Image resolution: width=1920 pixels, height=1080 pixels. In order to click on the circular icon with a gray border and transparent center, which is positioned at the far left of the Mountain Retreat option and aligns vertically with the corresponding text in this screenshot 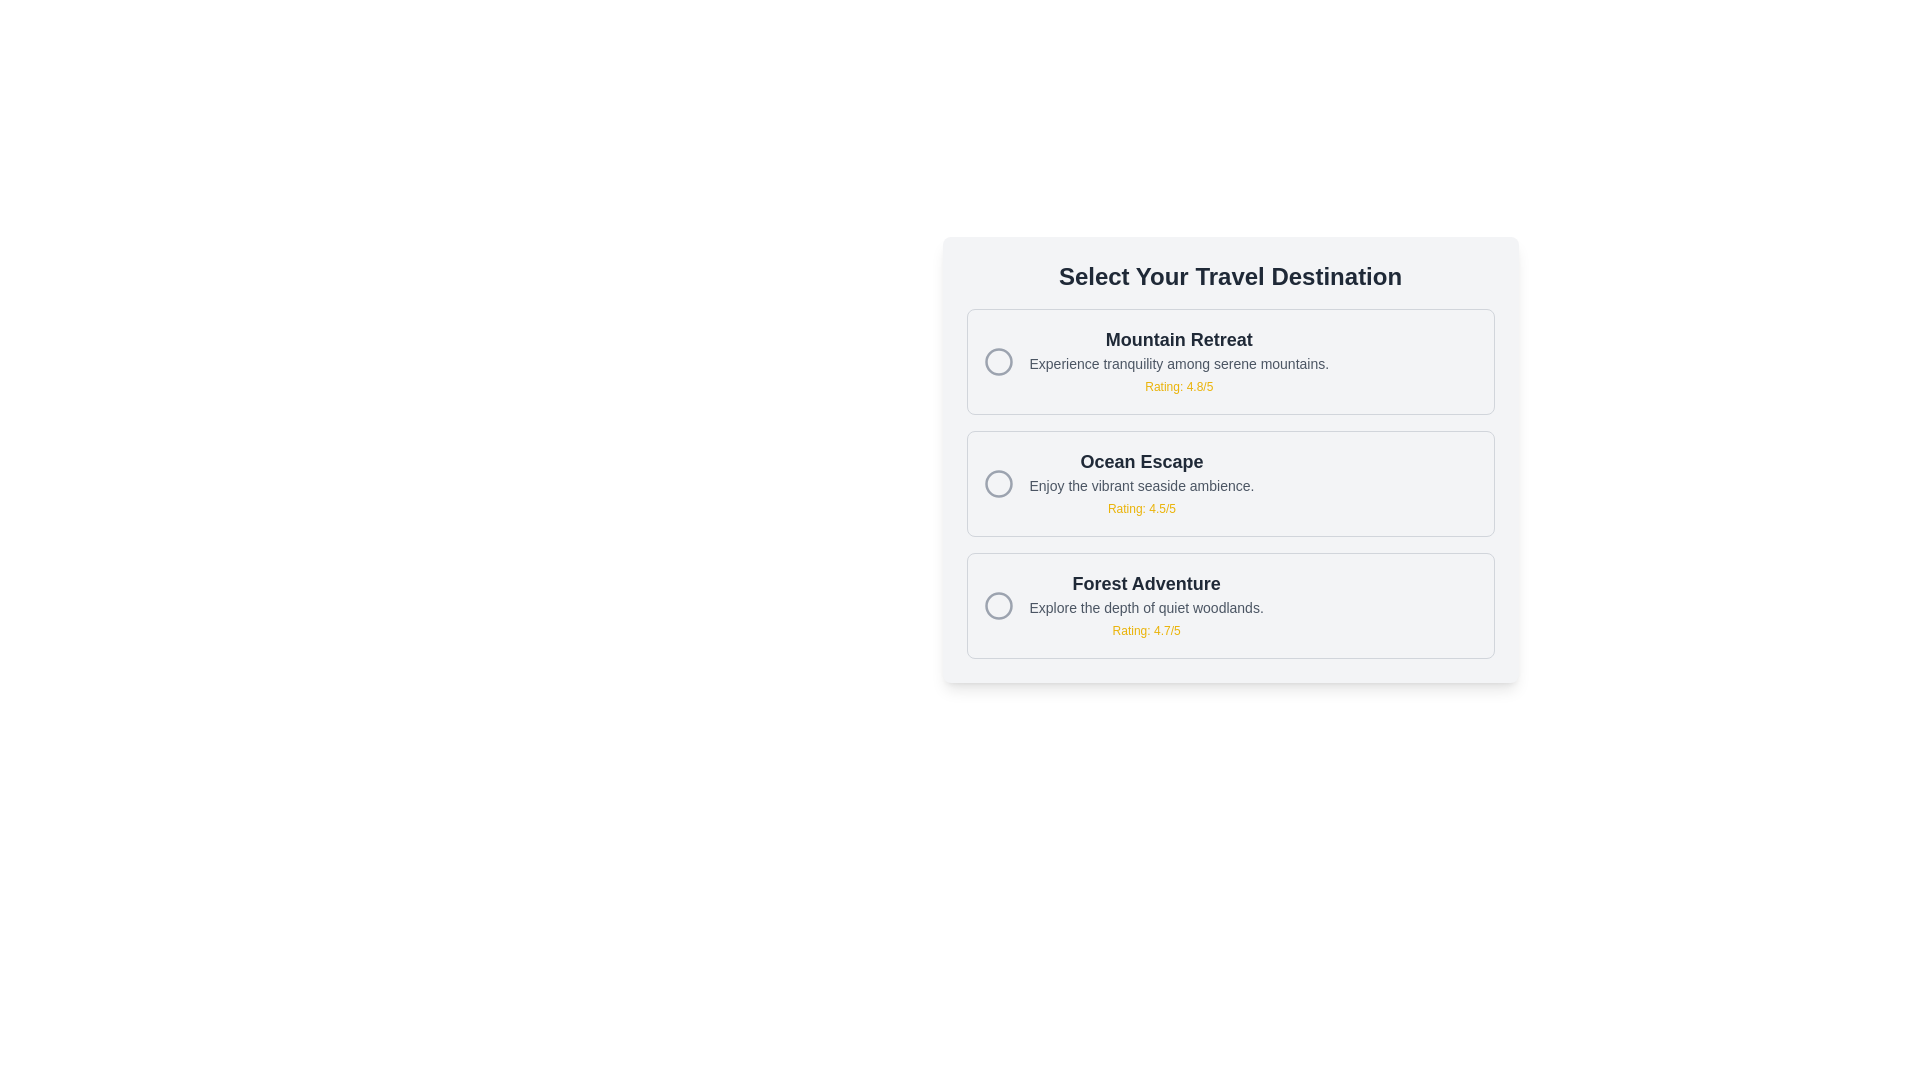, I will do `click(998, 362)`.